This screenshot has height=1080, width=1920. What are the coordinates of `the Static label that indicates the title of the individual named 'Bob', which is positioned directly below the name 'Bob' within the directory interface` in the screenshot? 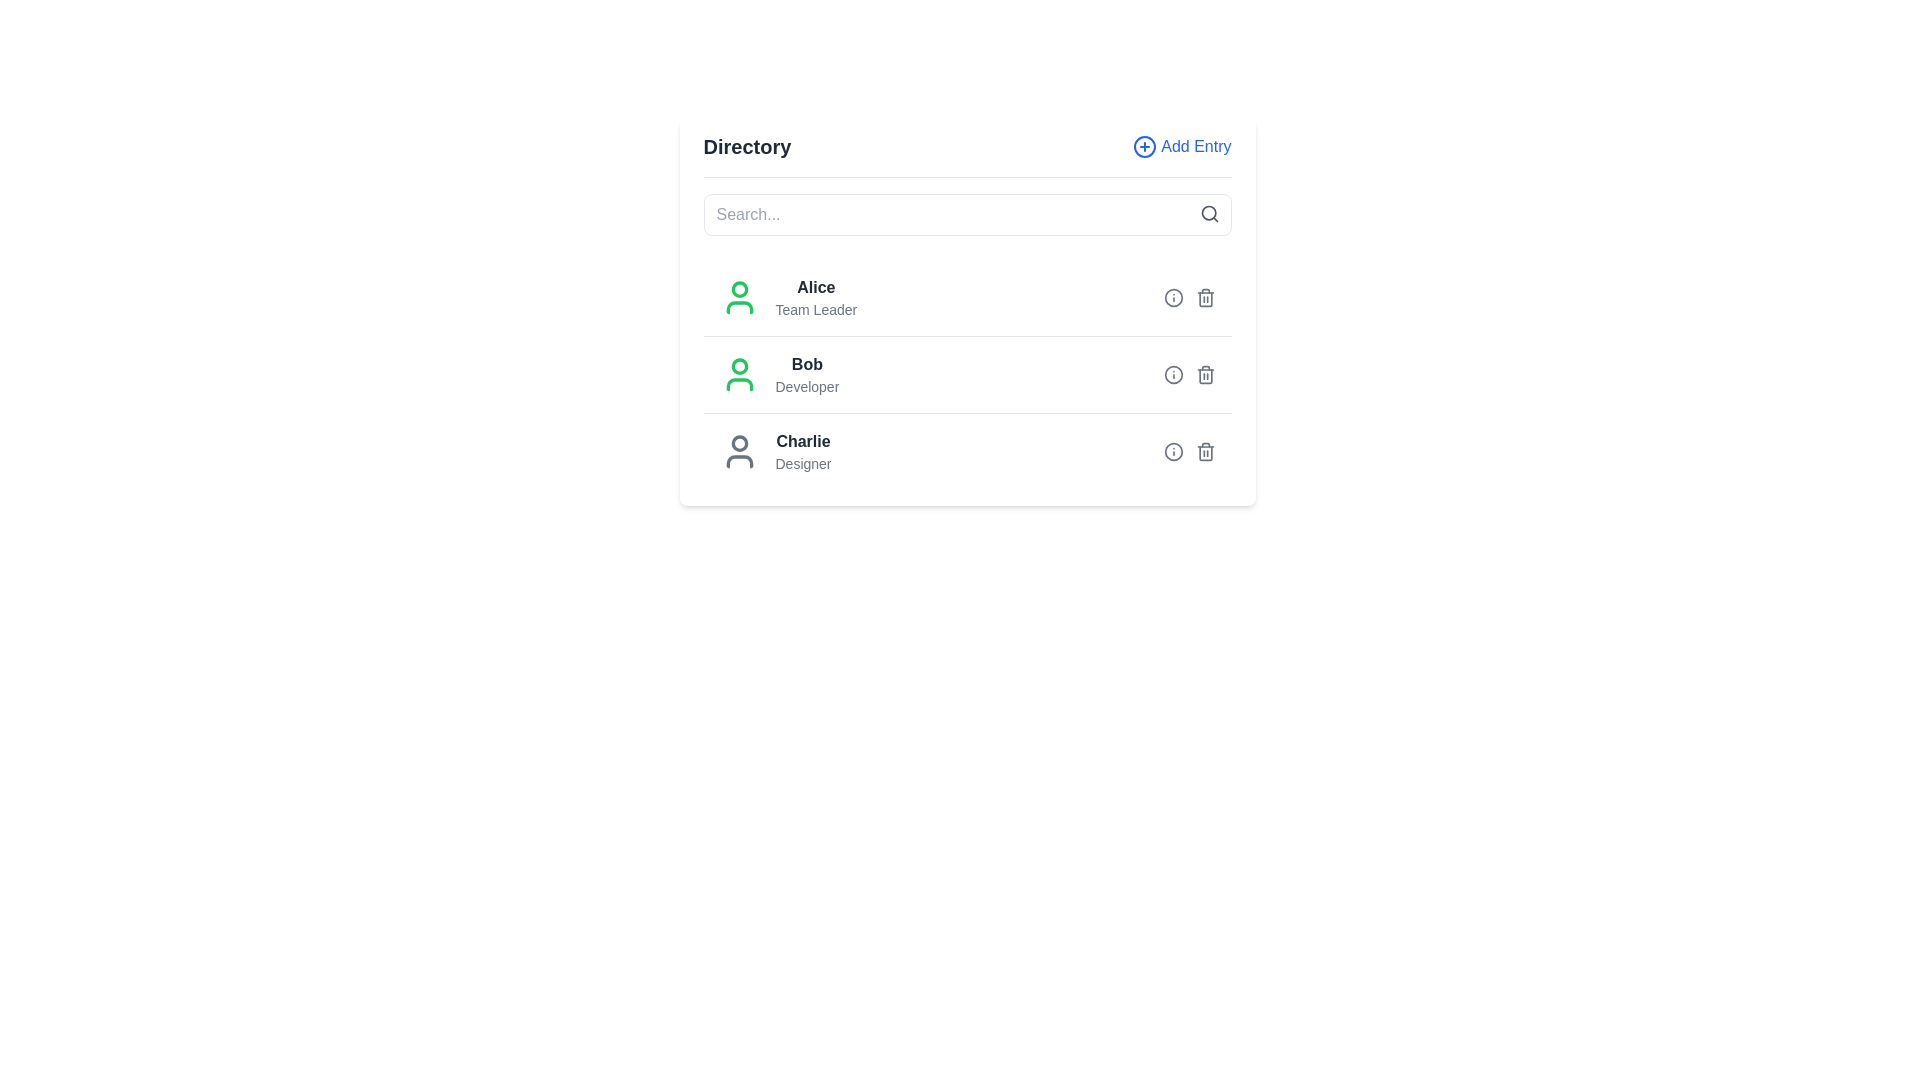 It's located at (807, 386).